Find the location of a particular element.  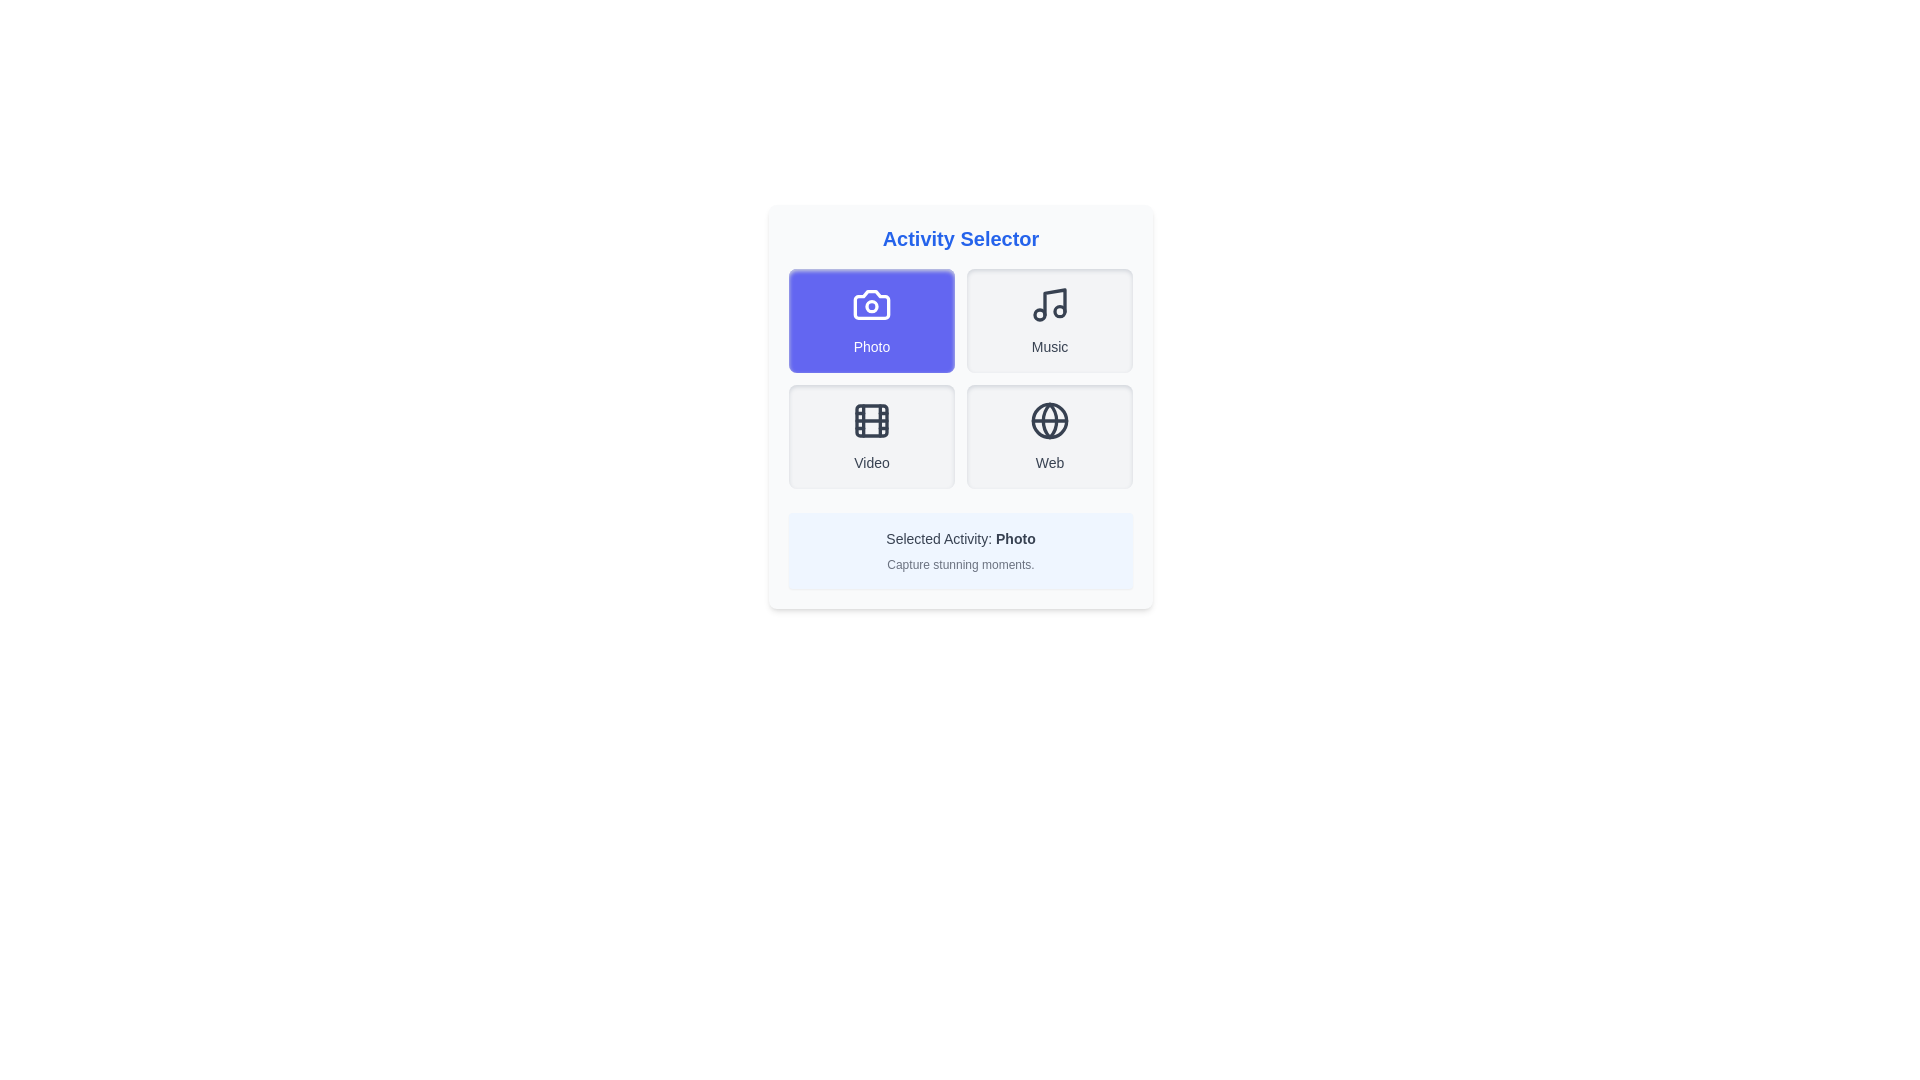

the button with a globe icon and the text 'Web' located in the bottom-right section of the 'Activity Selector' component for navigation is located at coordinates (1049, 435).